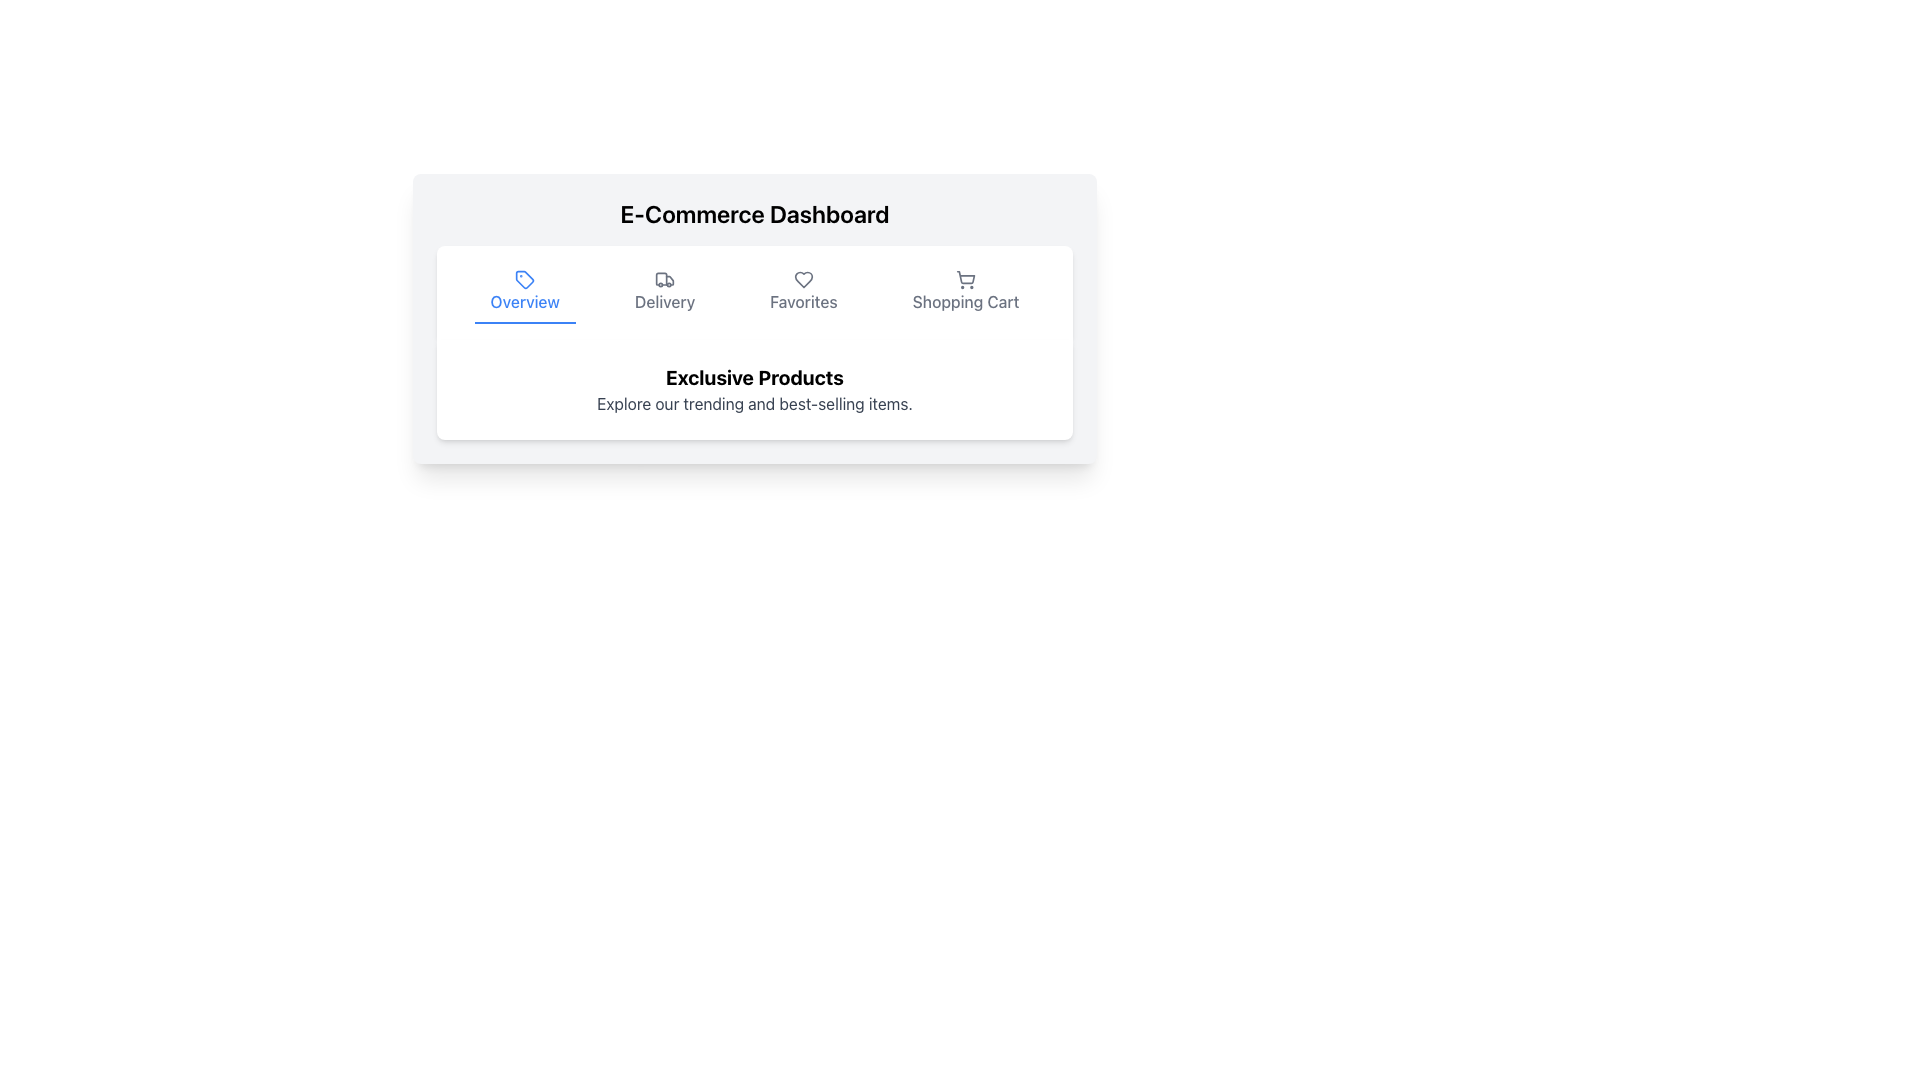 The height and width of the screenshot is (1080, 1920). What do you see at coordinates (966, 301) in the screenshot?
I see `the Text Label that describes the shopping cart link for accessibility features` at bounding box center [966, 301].